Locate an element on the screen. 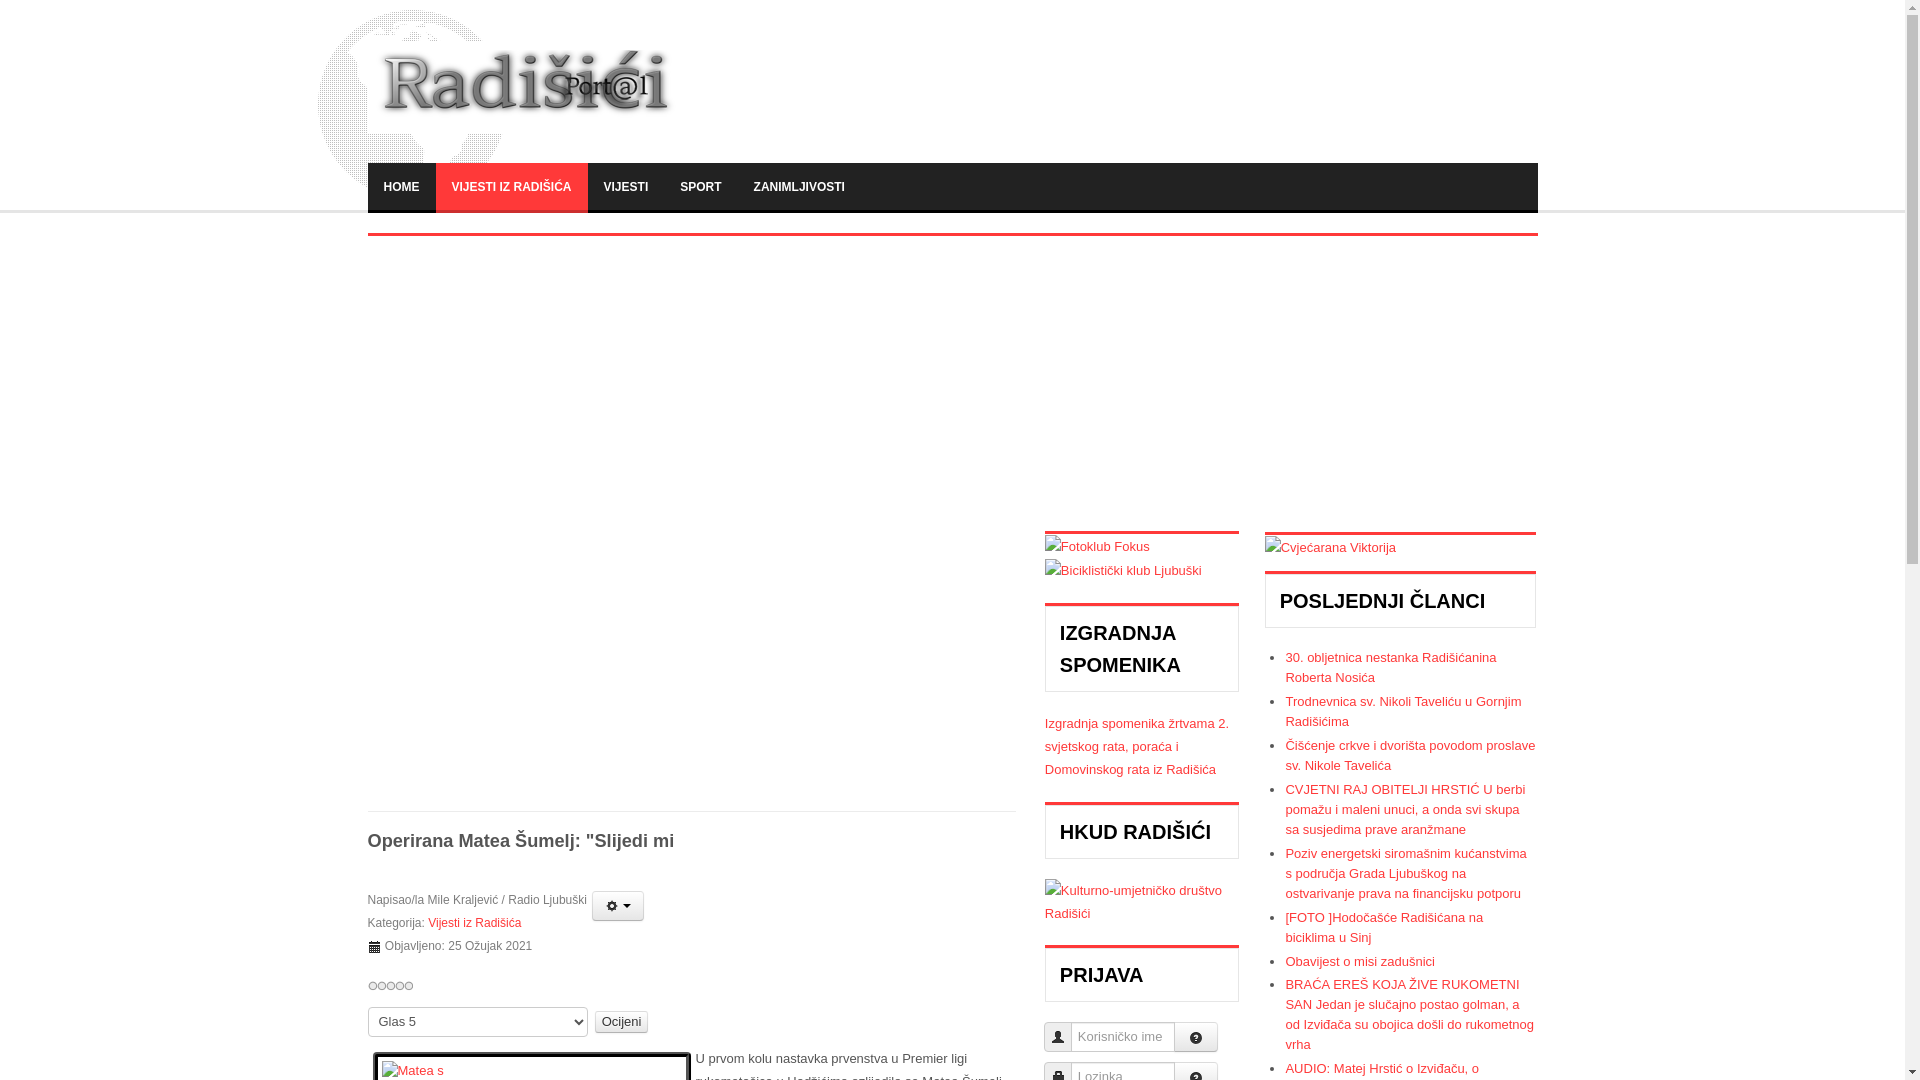 This screenshot has height=1080, width=1920. 'ZANIMLJIVOSTI' is located at coordinates (798, 186).